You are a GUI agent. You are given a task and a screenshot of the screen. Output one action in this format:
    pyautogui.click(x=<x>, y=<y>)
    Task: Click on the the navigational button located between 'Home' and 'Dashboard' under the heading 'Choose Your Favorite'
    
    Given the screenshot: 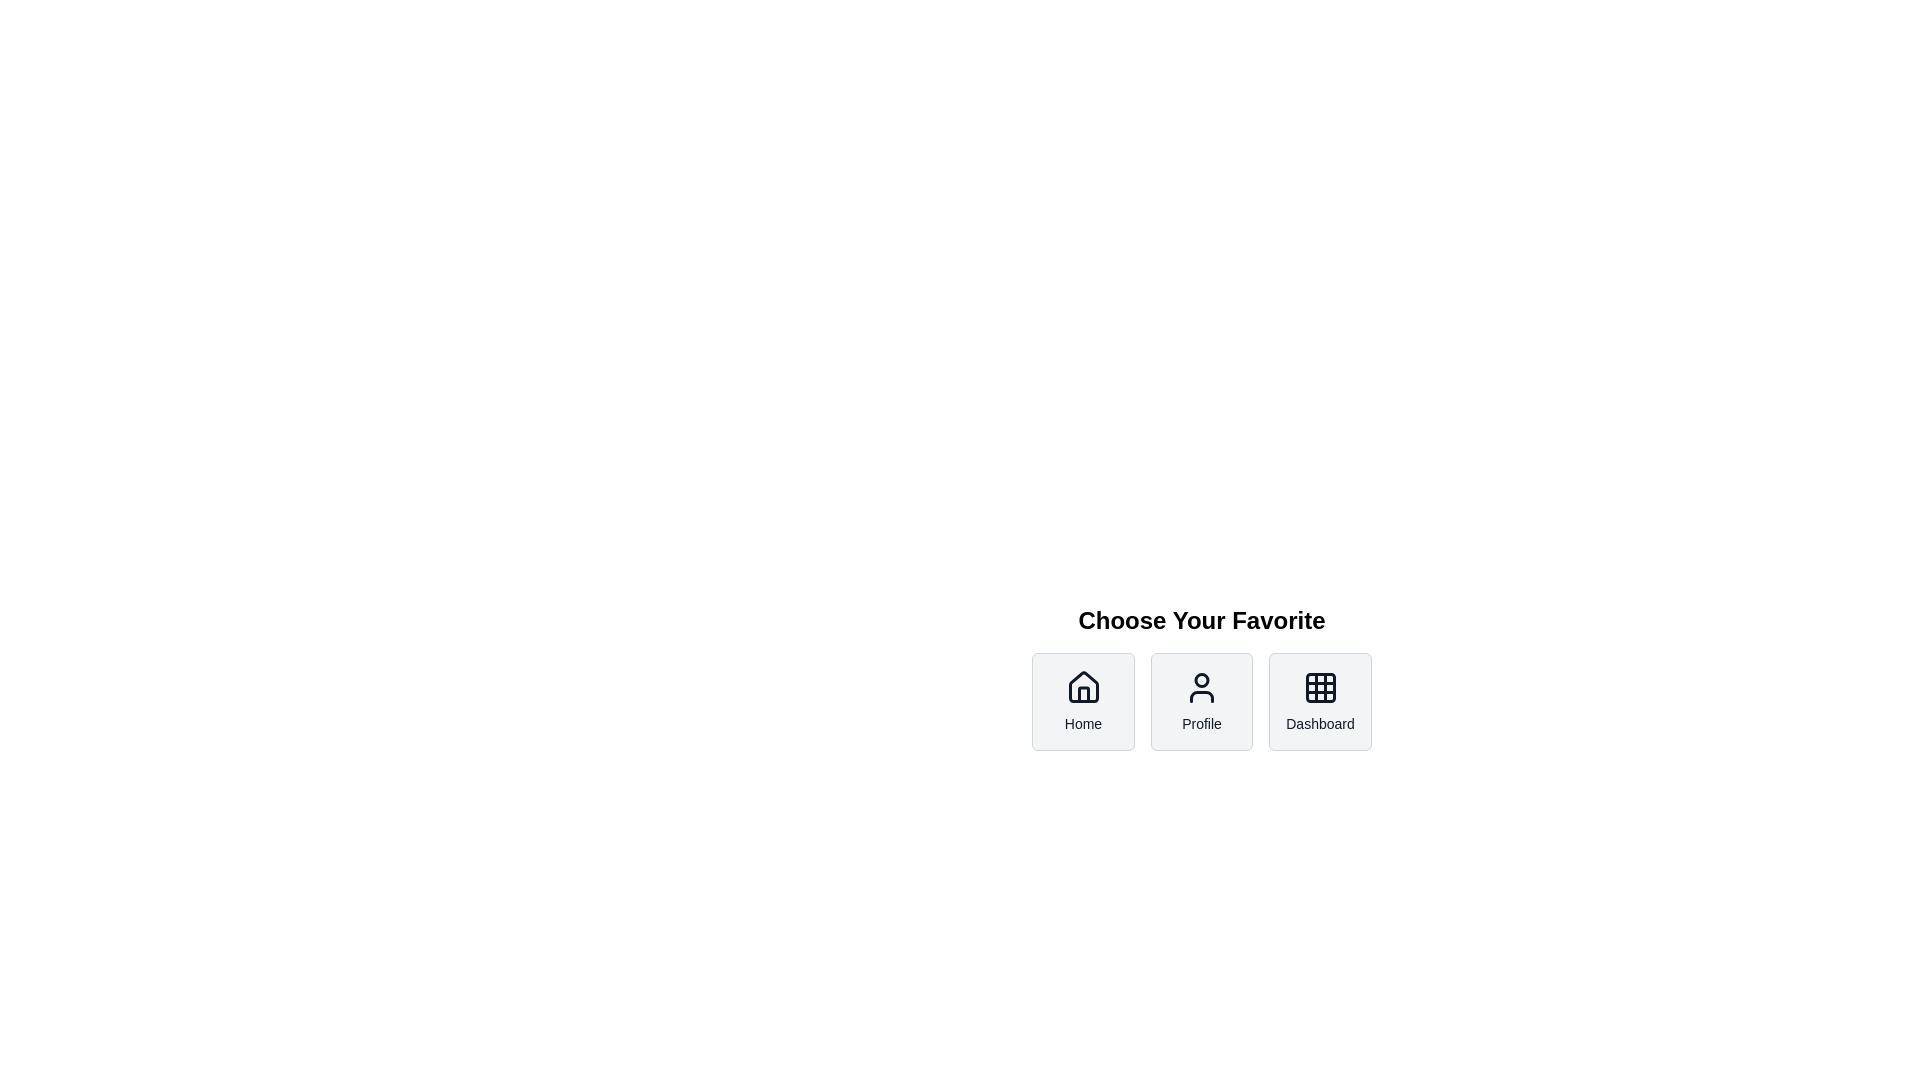 What is the action you would take?
    pyautogui.click(x=1200, y=701)
    